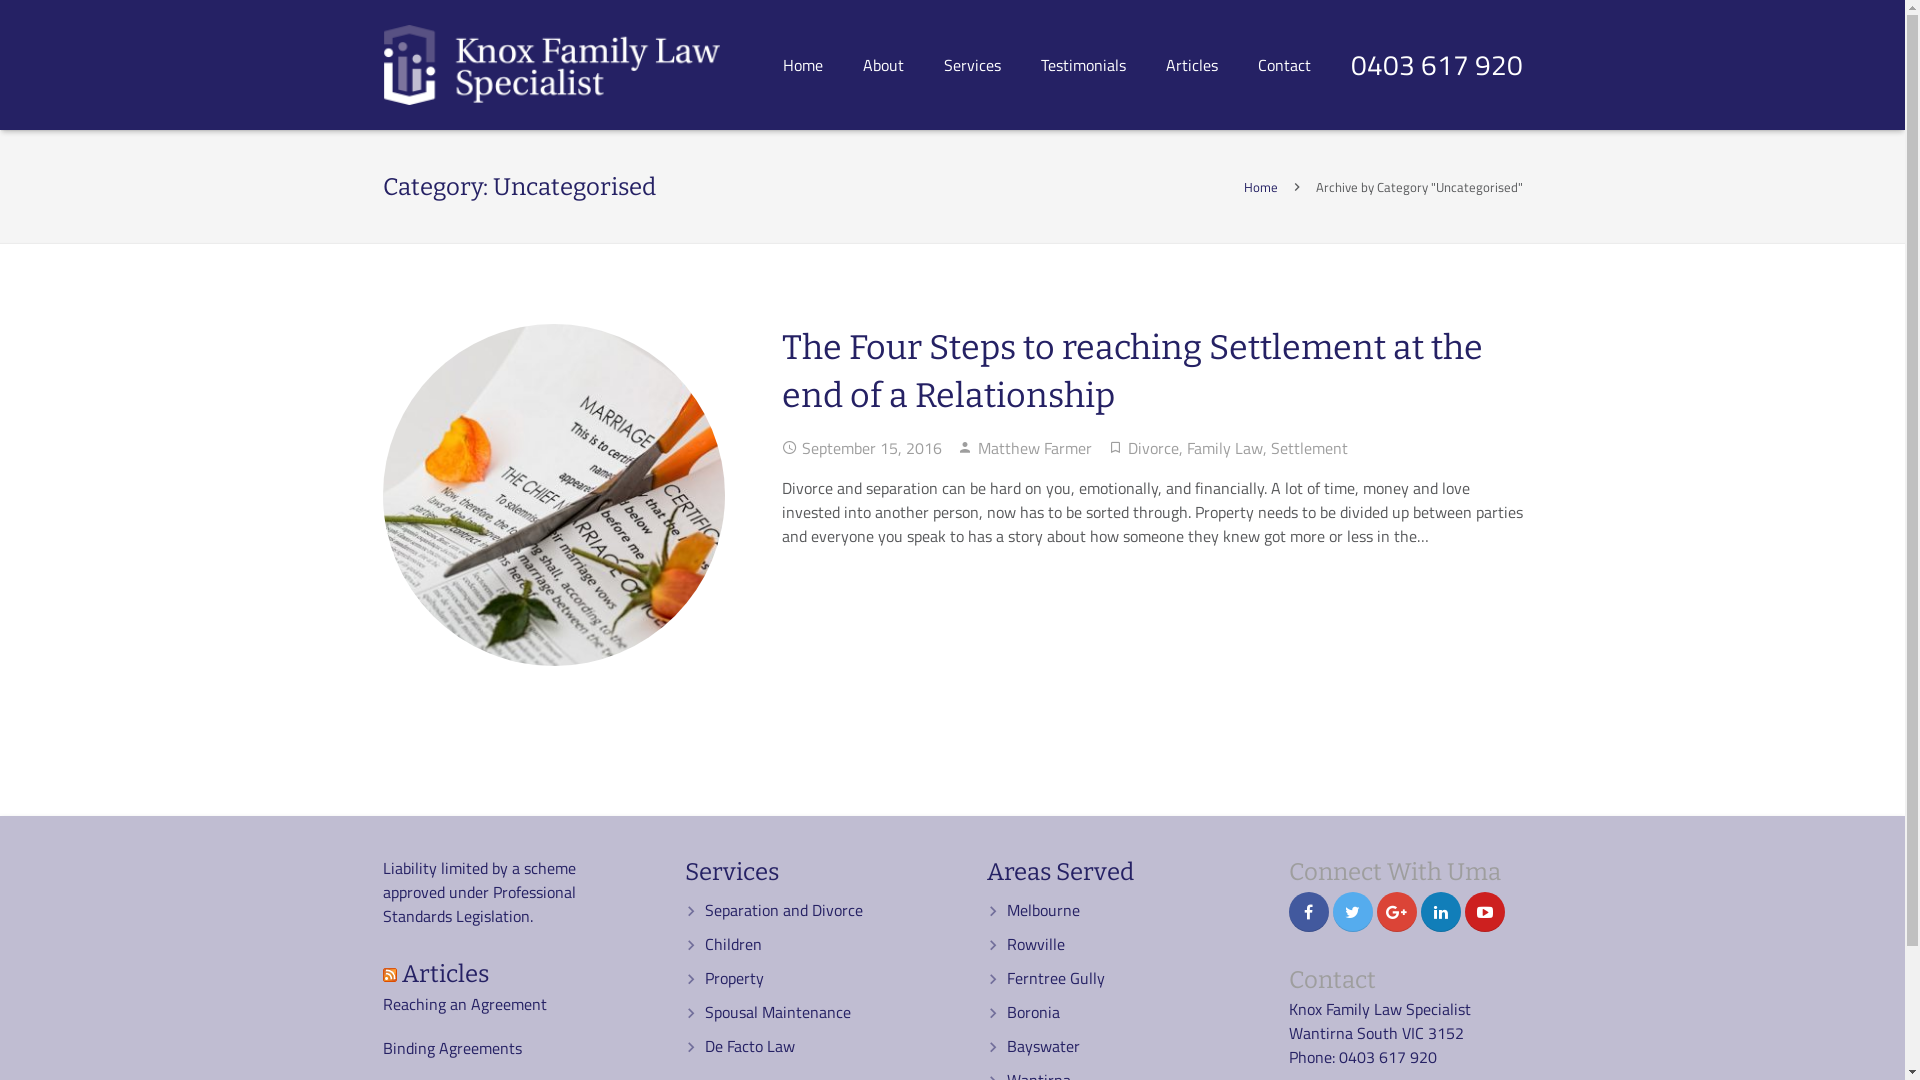  I want to click on 'Reaching an Agreement', so click(463, 1003).